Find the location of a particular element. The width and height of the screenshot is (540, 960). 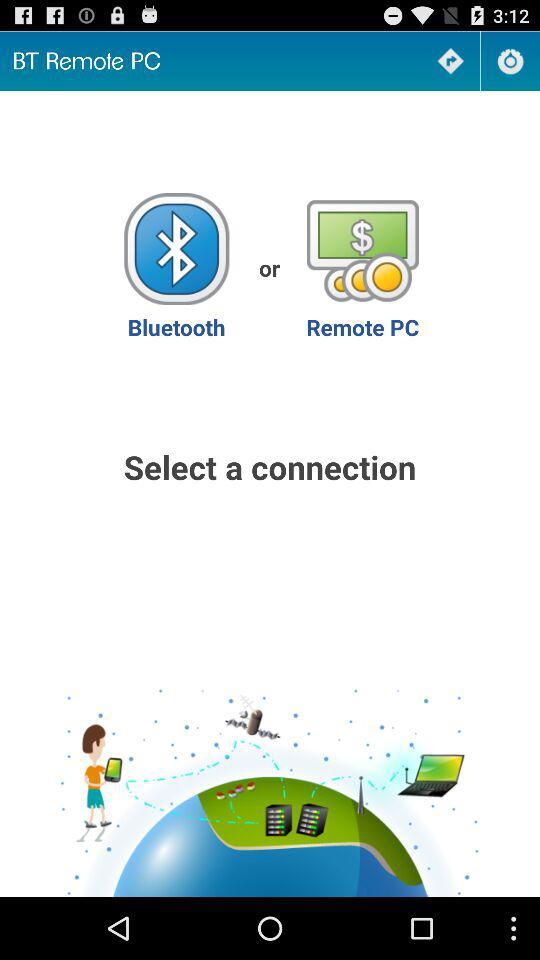

item to the left of or item is located at coordinates (176, 266).